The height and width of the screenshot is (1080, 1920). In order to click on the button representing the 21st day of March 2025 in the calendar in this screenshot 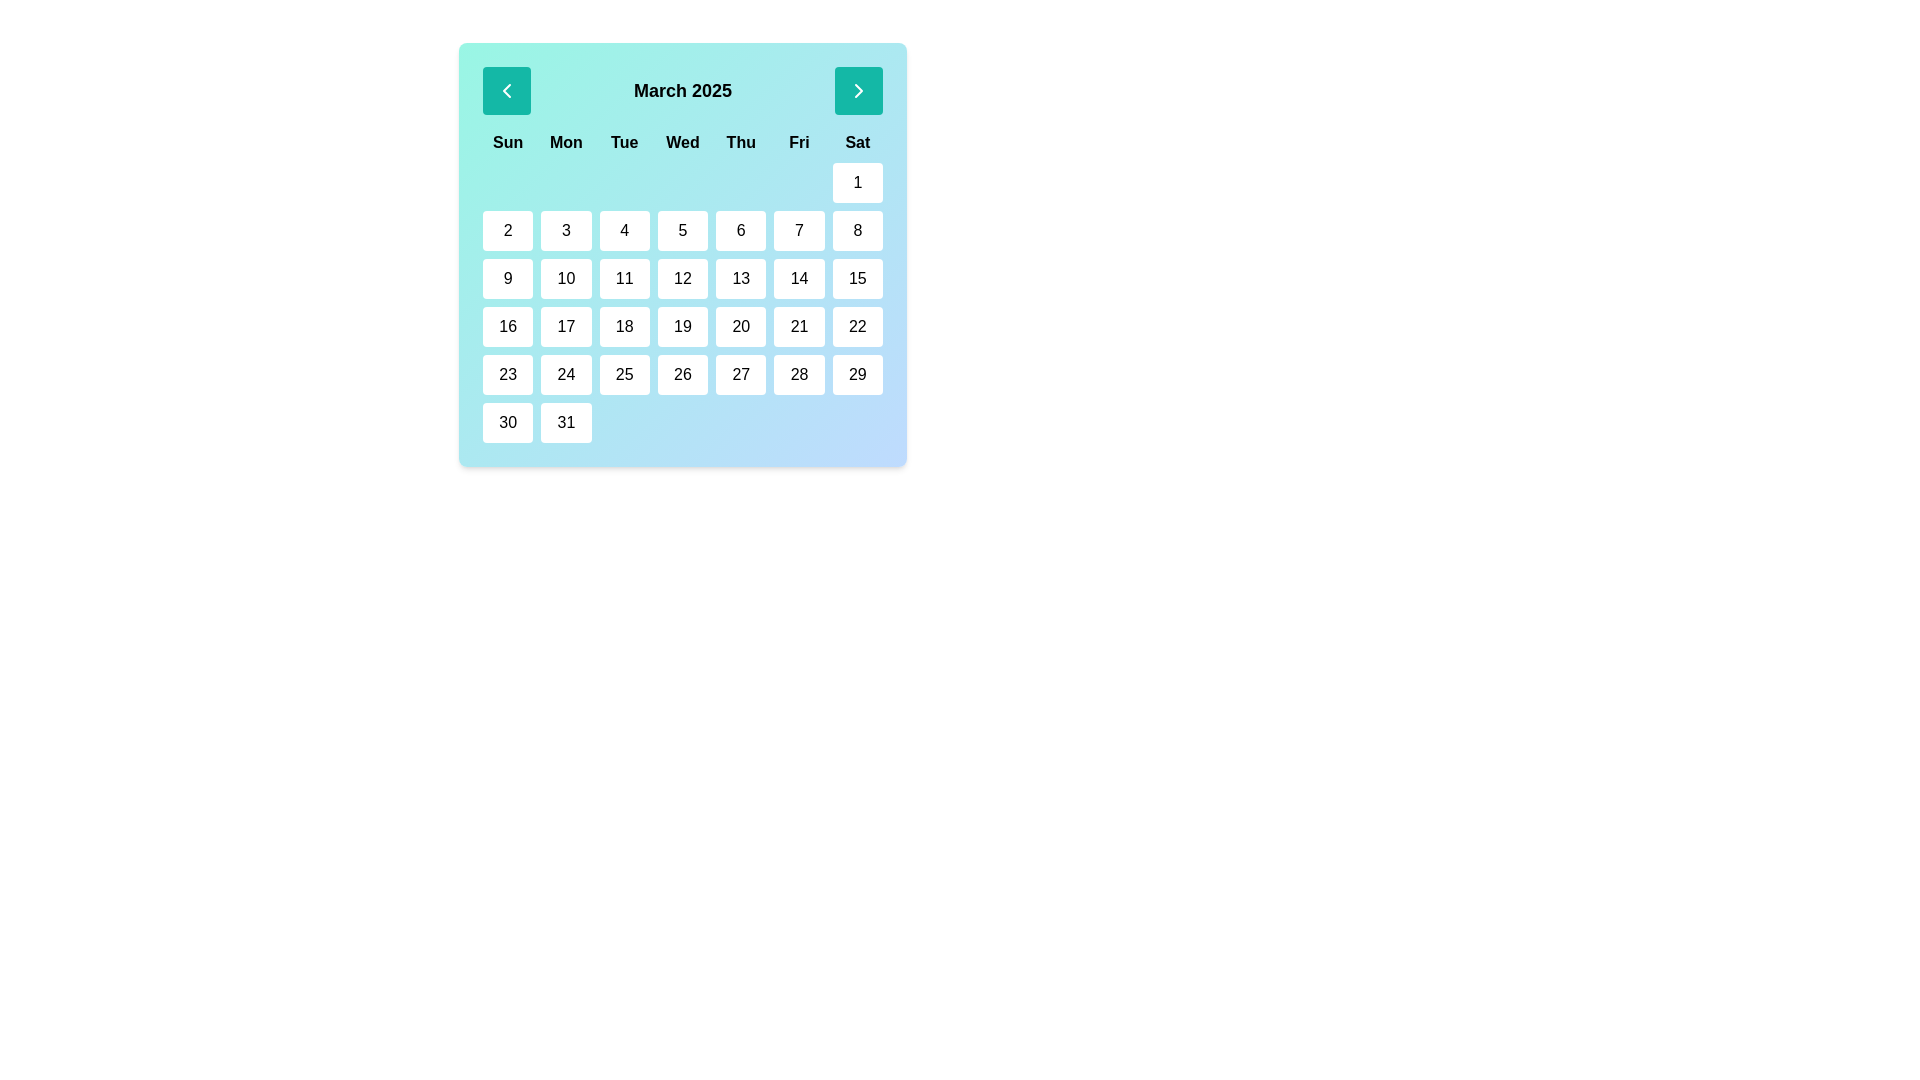, I will do `click(798, 326)`.